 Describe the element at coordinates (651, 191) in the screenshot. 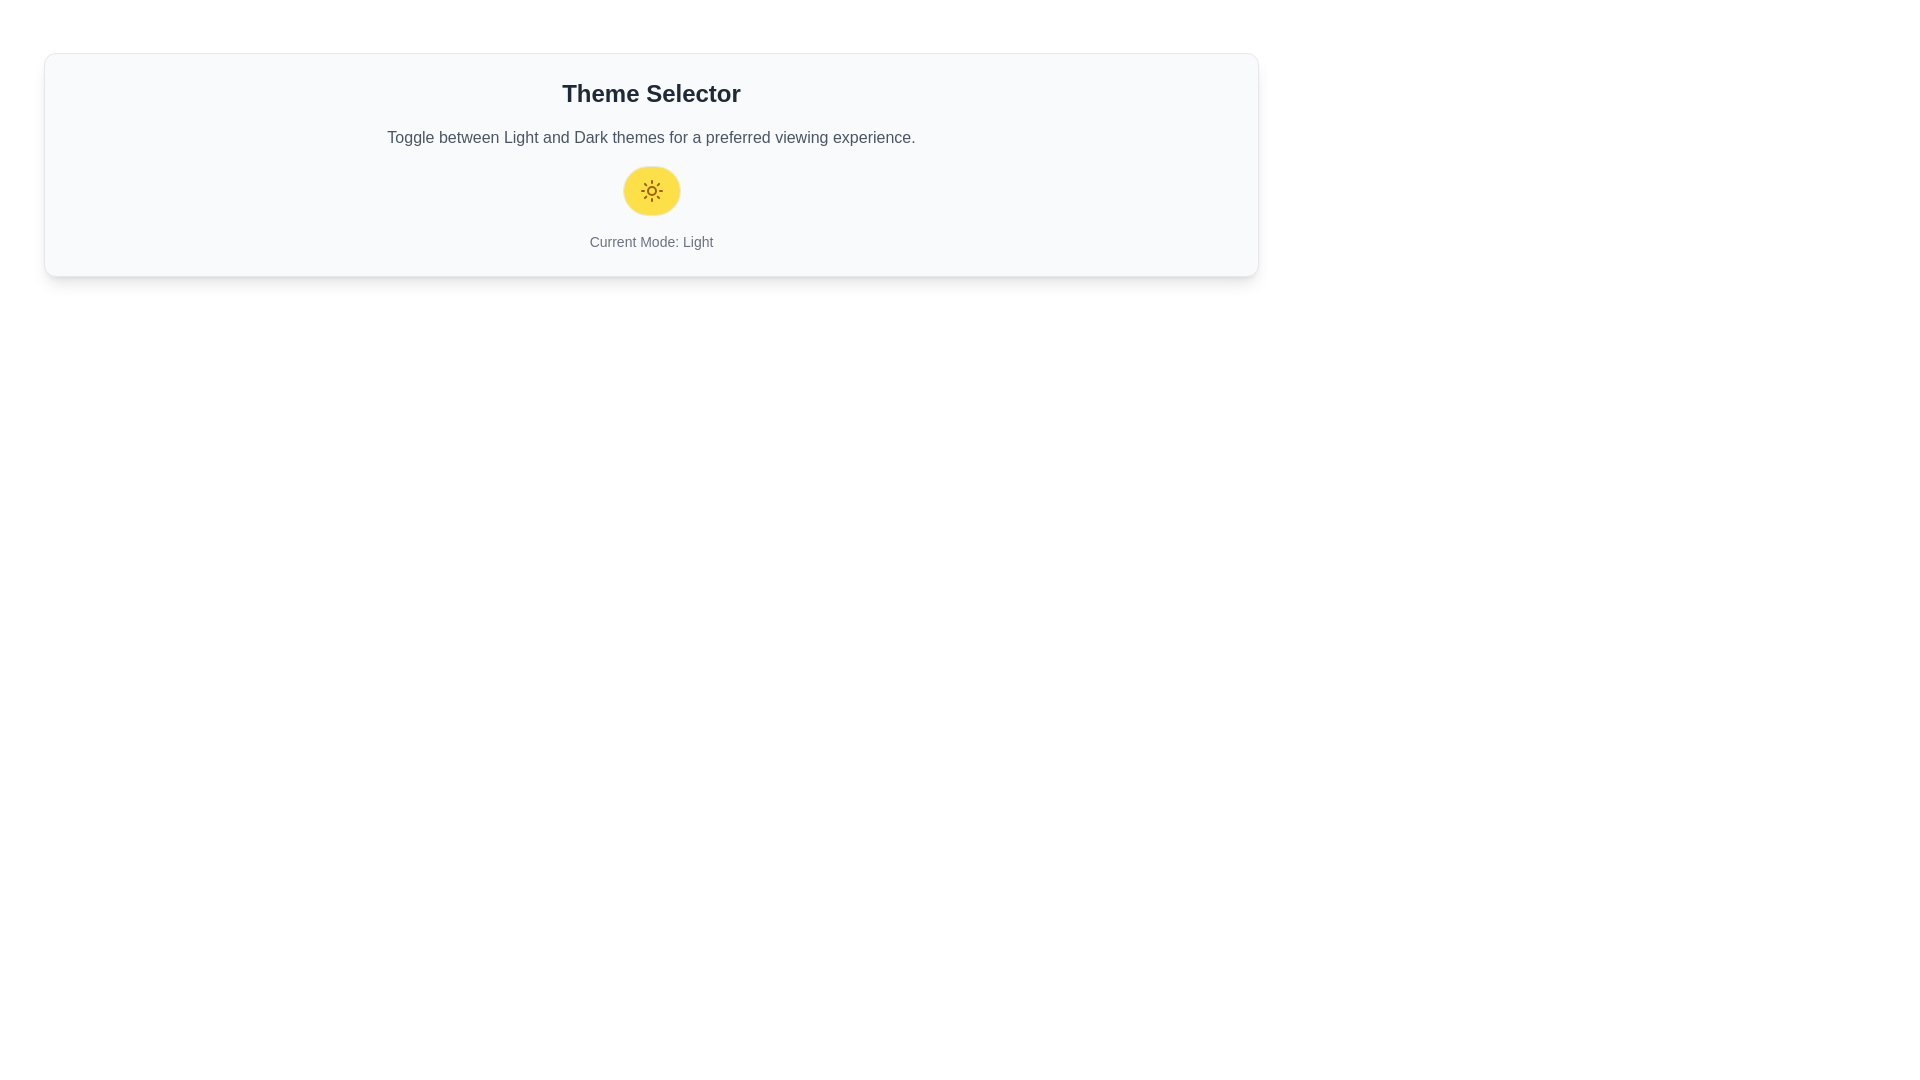

I see `the sun icon element, which is styled with a yellow fill and located at the center of the 'Theme Selector' card` at that location.